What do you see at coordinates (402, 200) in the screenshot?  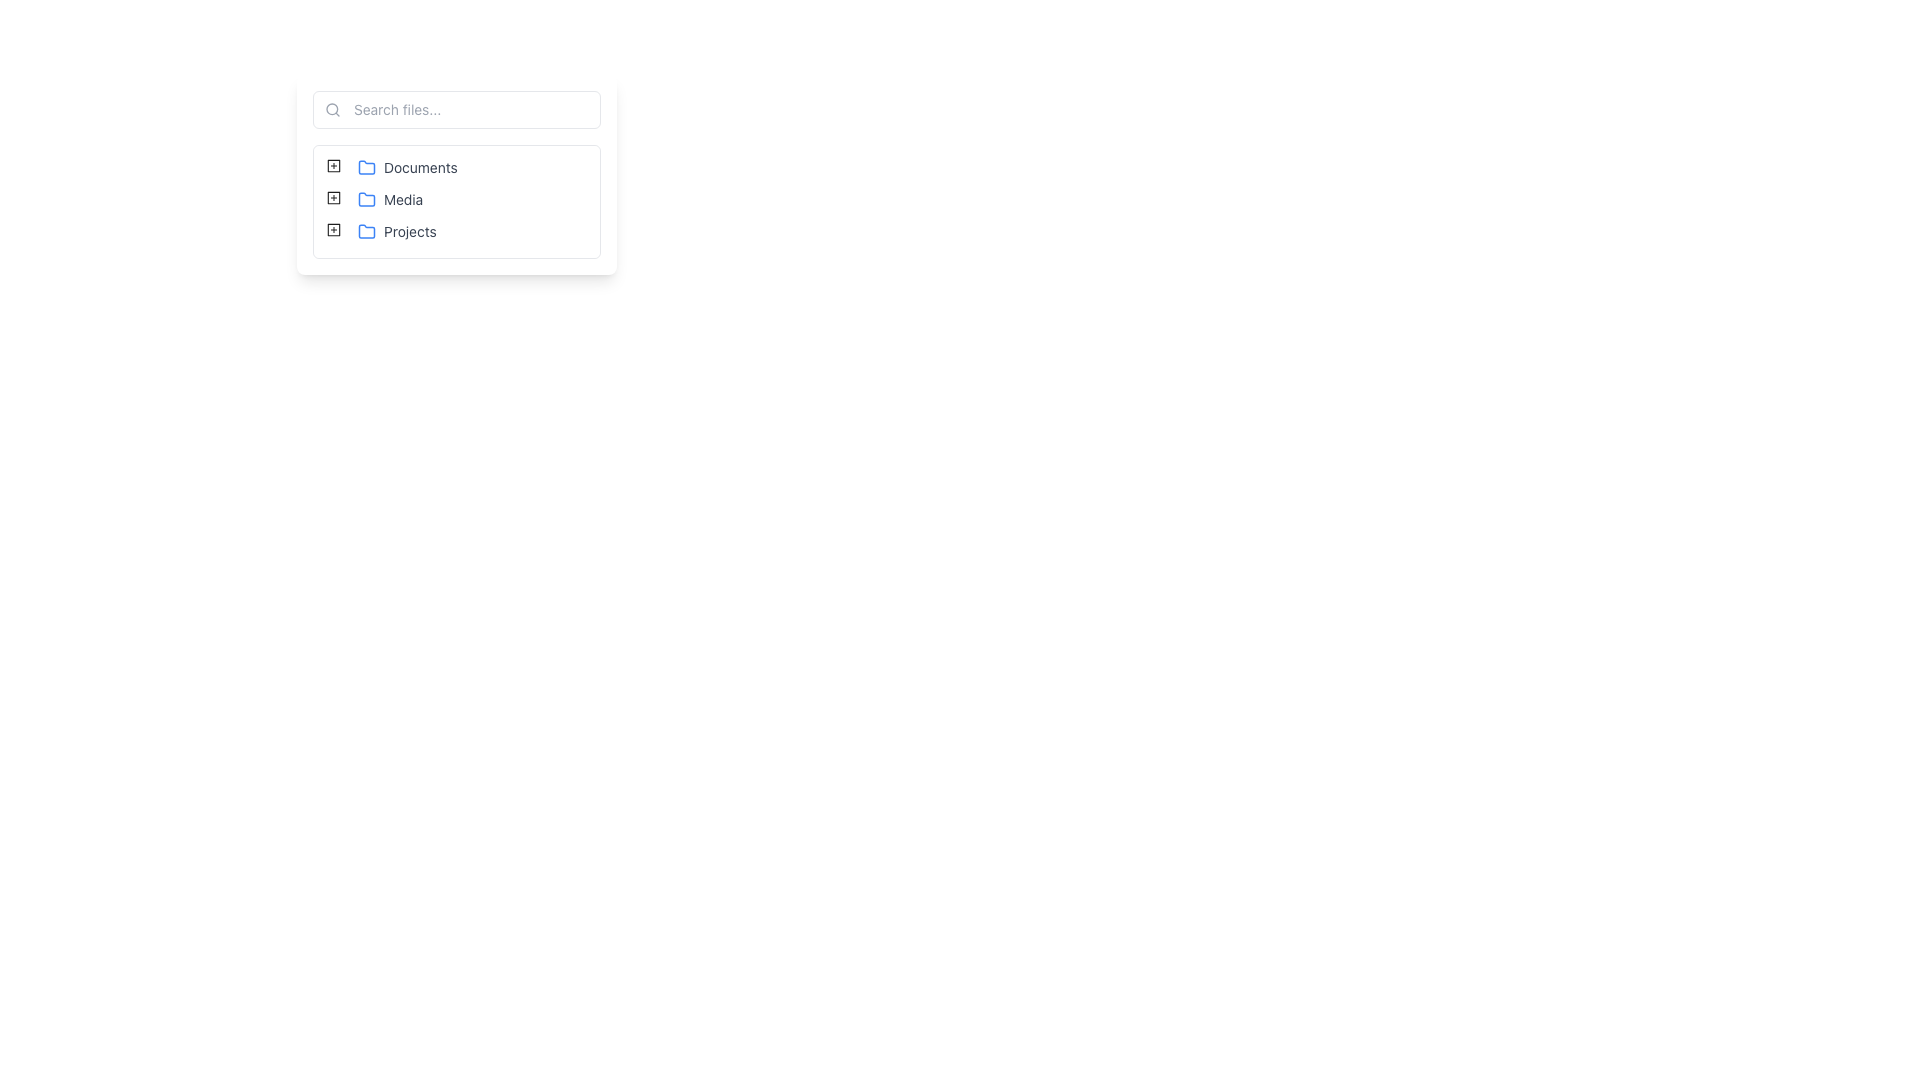 I see `the text label displaying 'Media', which is the second folder entry in the left-side panel of the application, located below the 'Documents' search bar and above 'Projects'` at bounding box center [402, 200].